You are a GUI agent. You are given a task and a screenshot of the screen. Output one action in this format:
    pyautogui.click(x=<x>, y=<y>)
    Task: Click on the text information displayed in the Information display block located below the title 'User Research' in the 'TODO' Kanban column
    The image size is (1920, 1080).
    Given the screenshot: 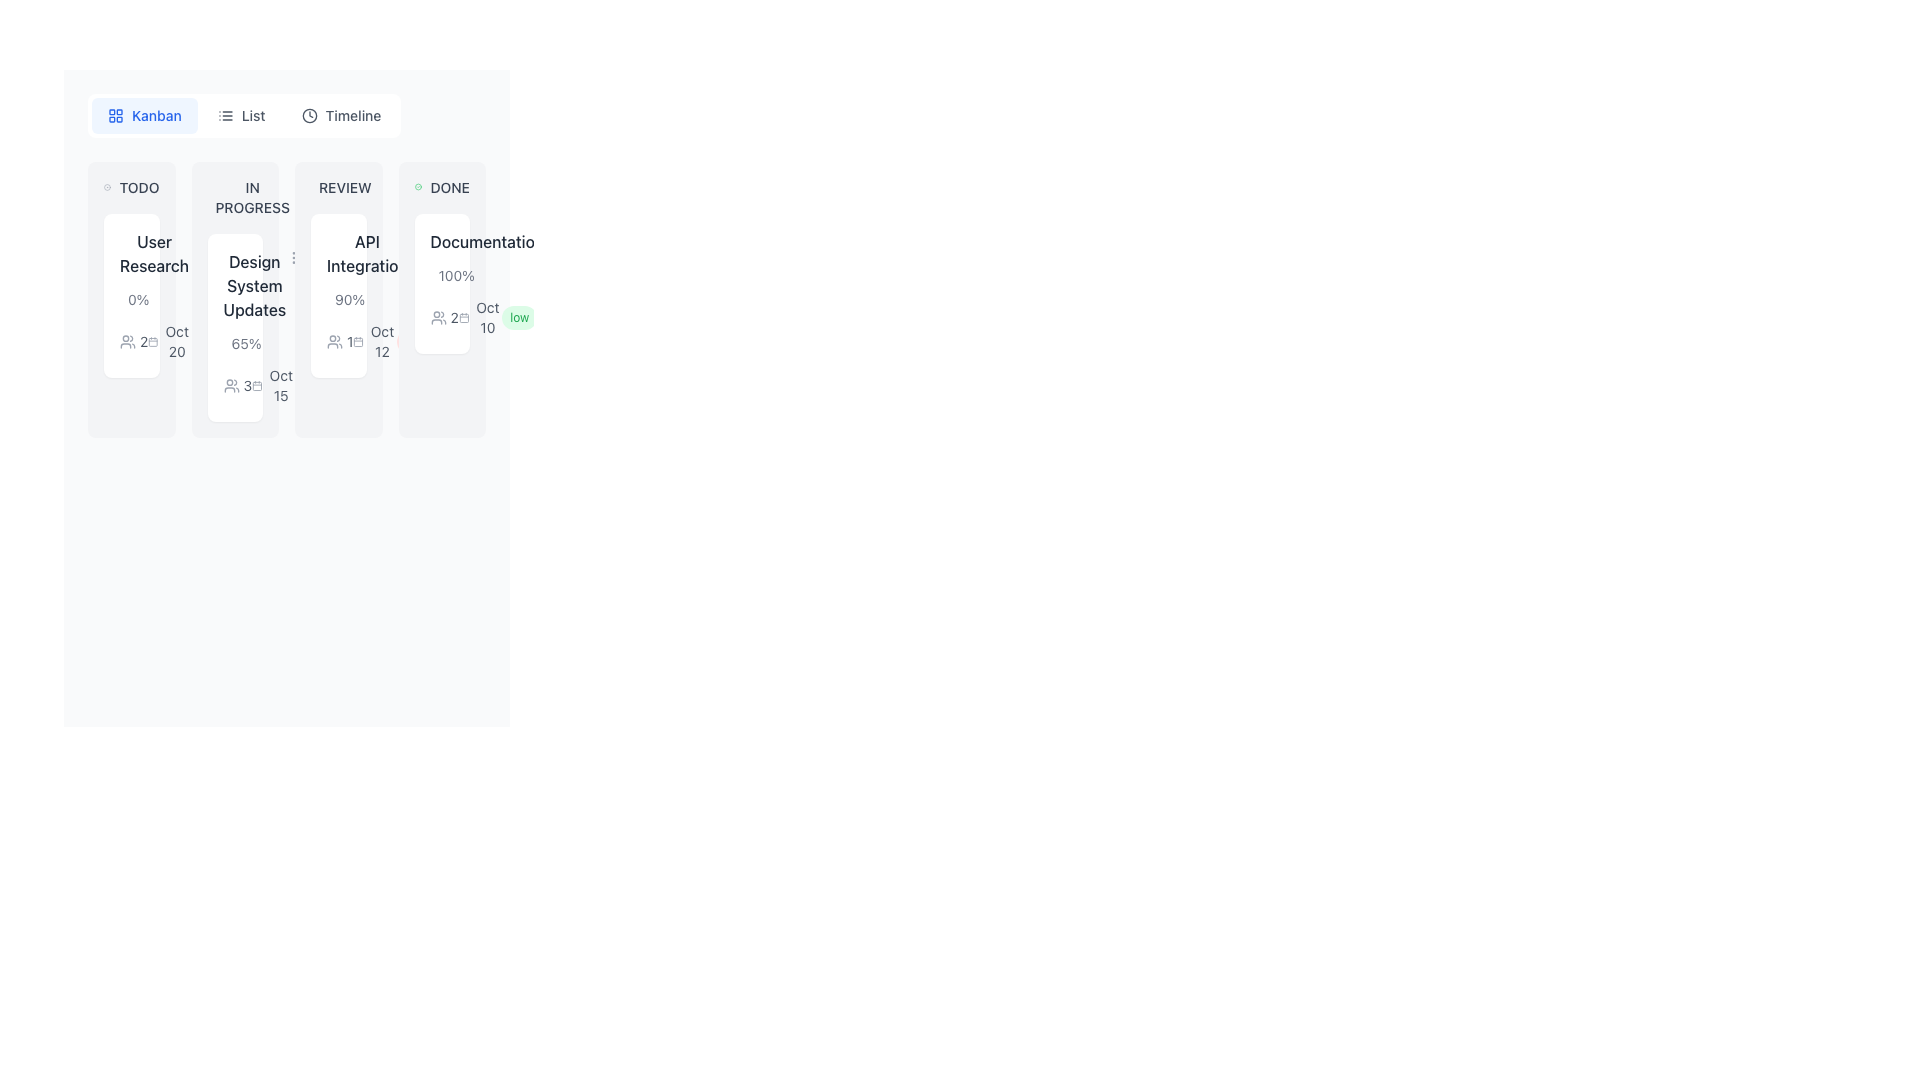 What is the action you would take?
    pyautogui.click(x=130, y=325)
    